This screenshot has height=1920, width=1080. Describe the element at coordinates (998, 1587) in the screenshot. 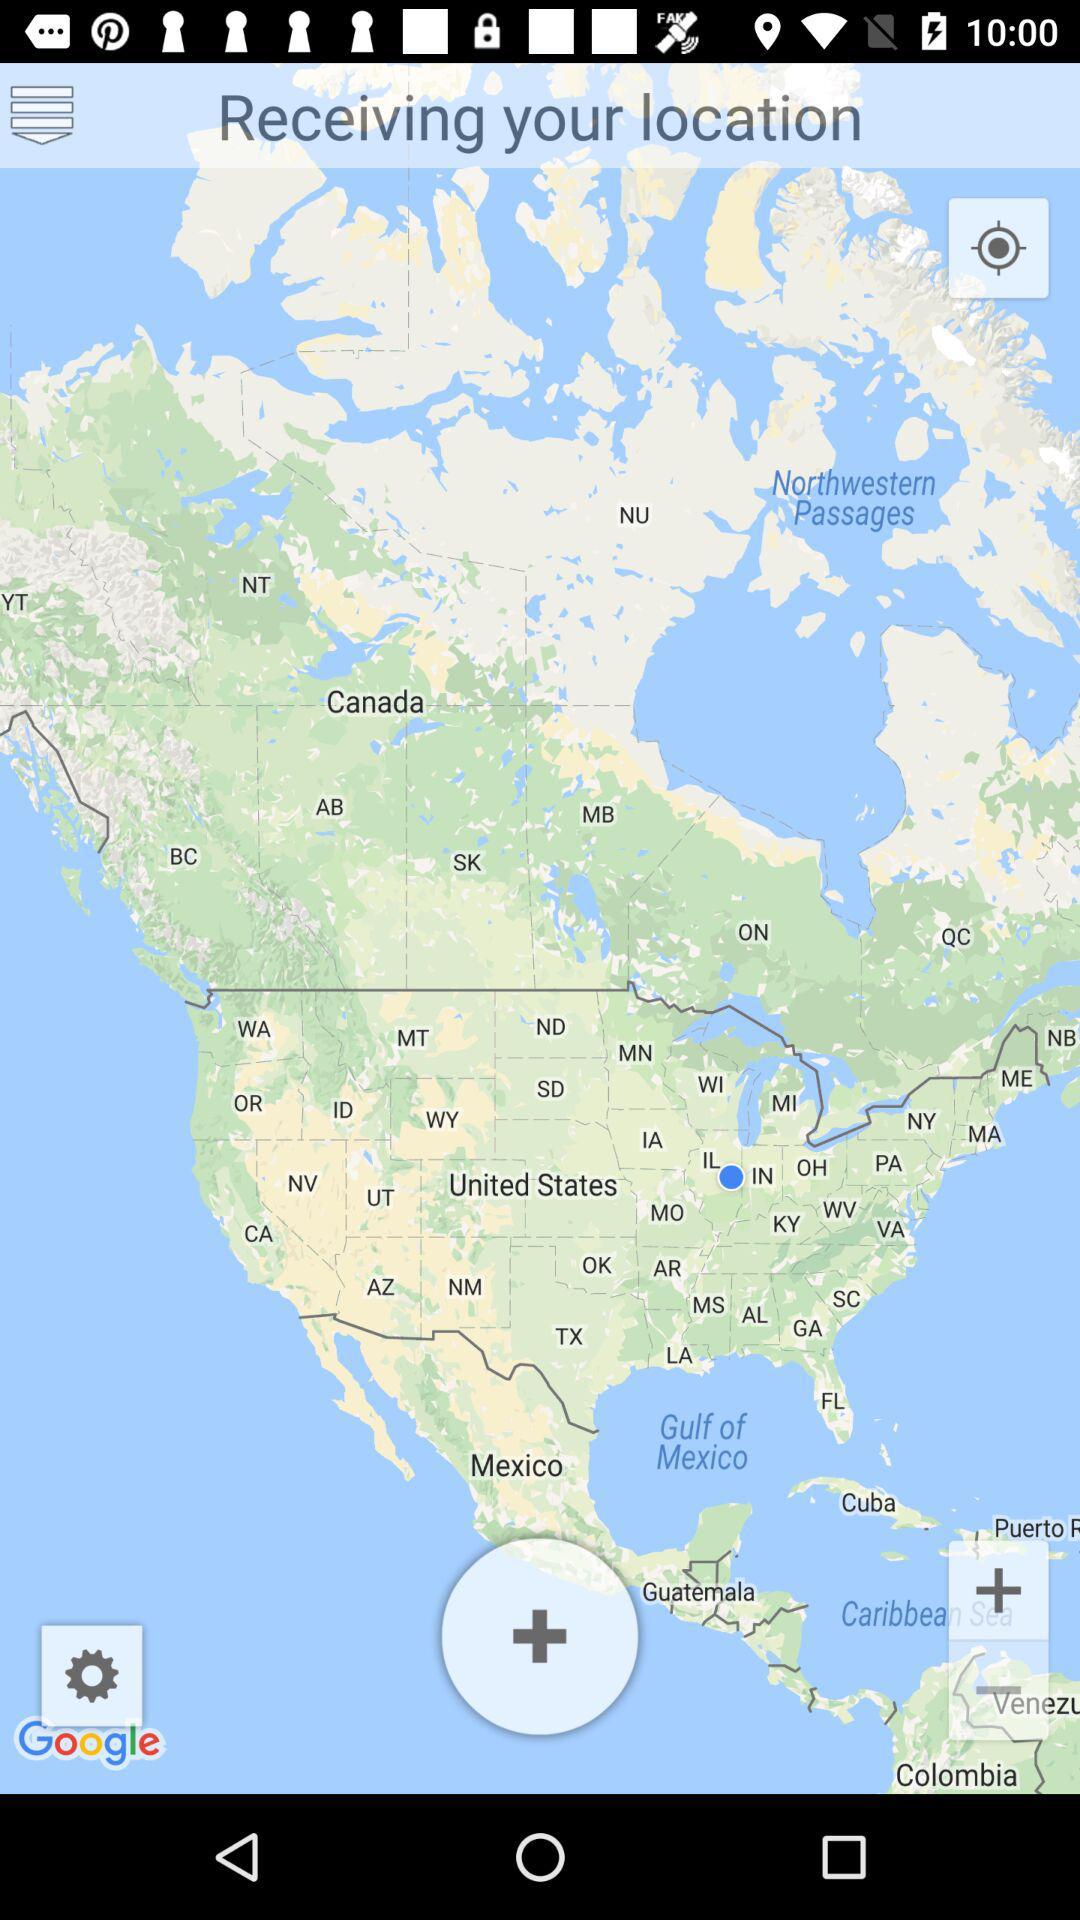

I see `the add icon` at that location.